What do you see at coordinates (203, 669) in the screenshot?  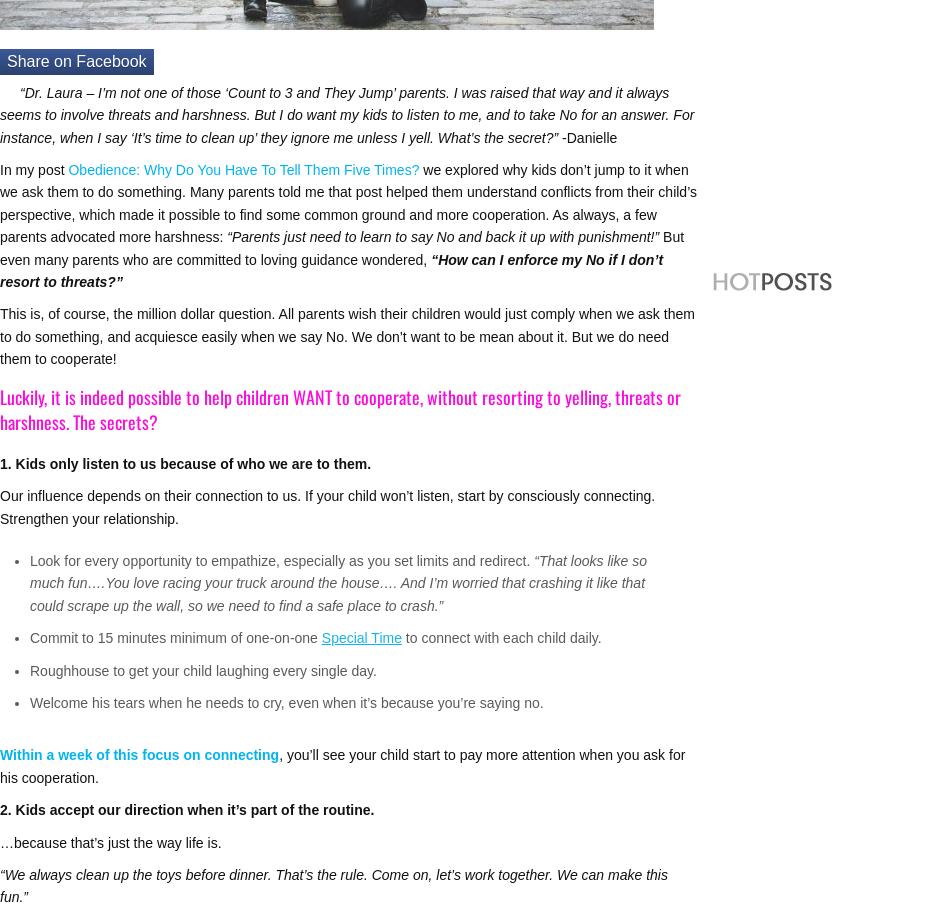 I see `'Roughhouse to get your child laughing every single day.'` at bounding box center [203, 669].